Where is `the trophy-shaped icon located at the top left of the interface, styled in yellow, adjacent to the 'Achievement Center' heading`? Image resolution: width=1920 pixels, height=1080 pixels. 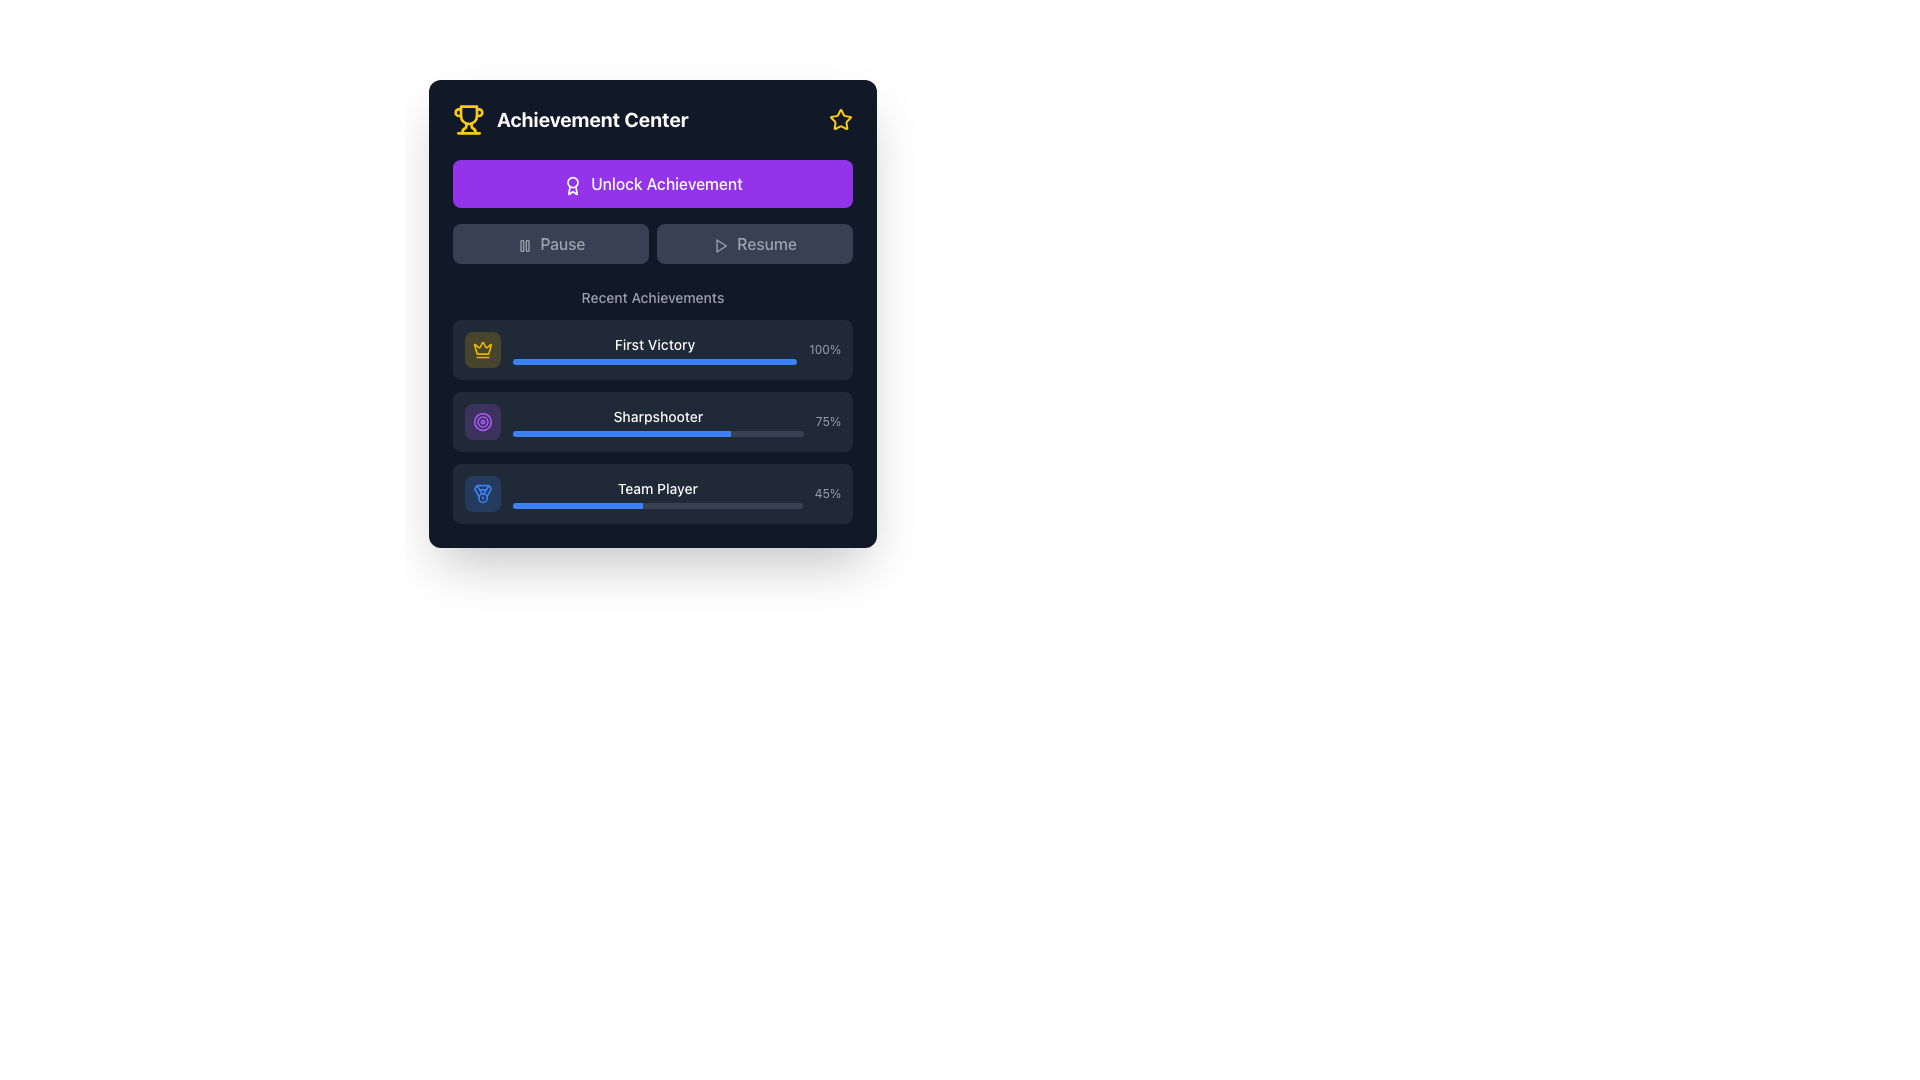
the trophy-shaped icon located at the top left of the interface, styled in yellow, adjacent to the 'Achievement Center' heading is located at coordinates (468, 115).